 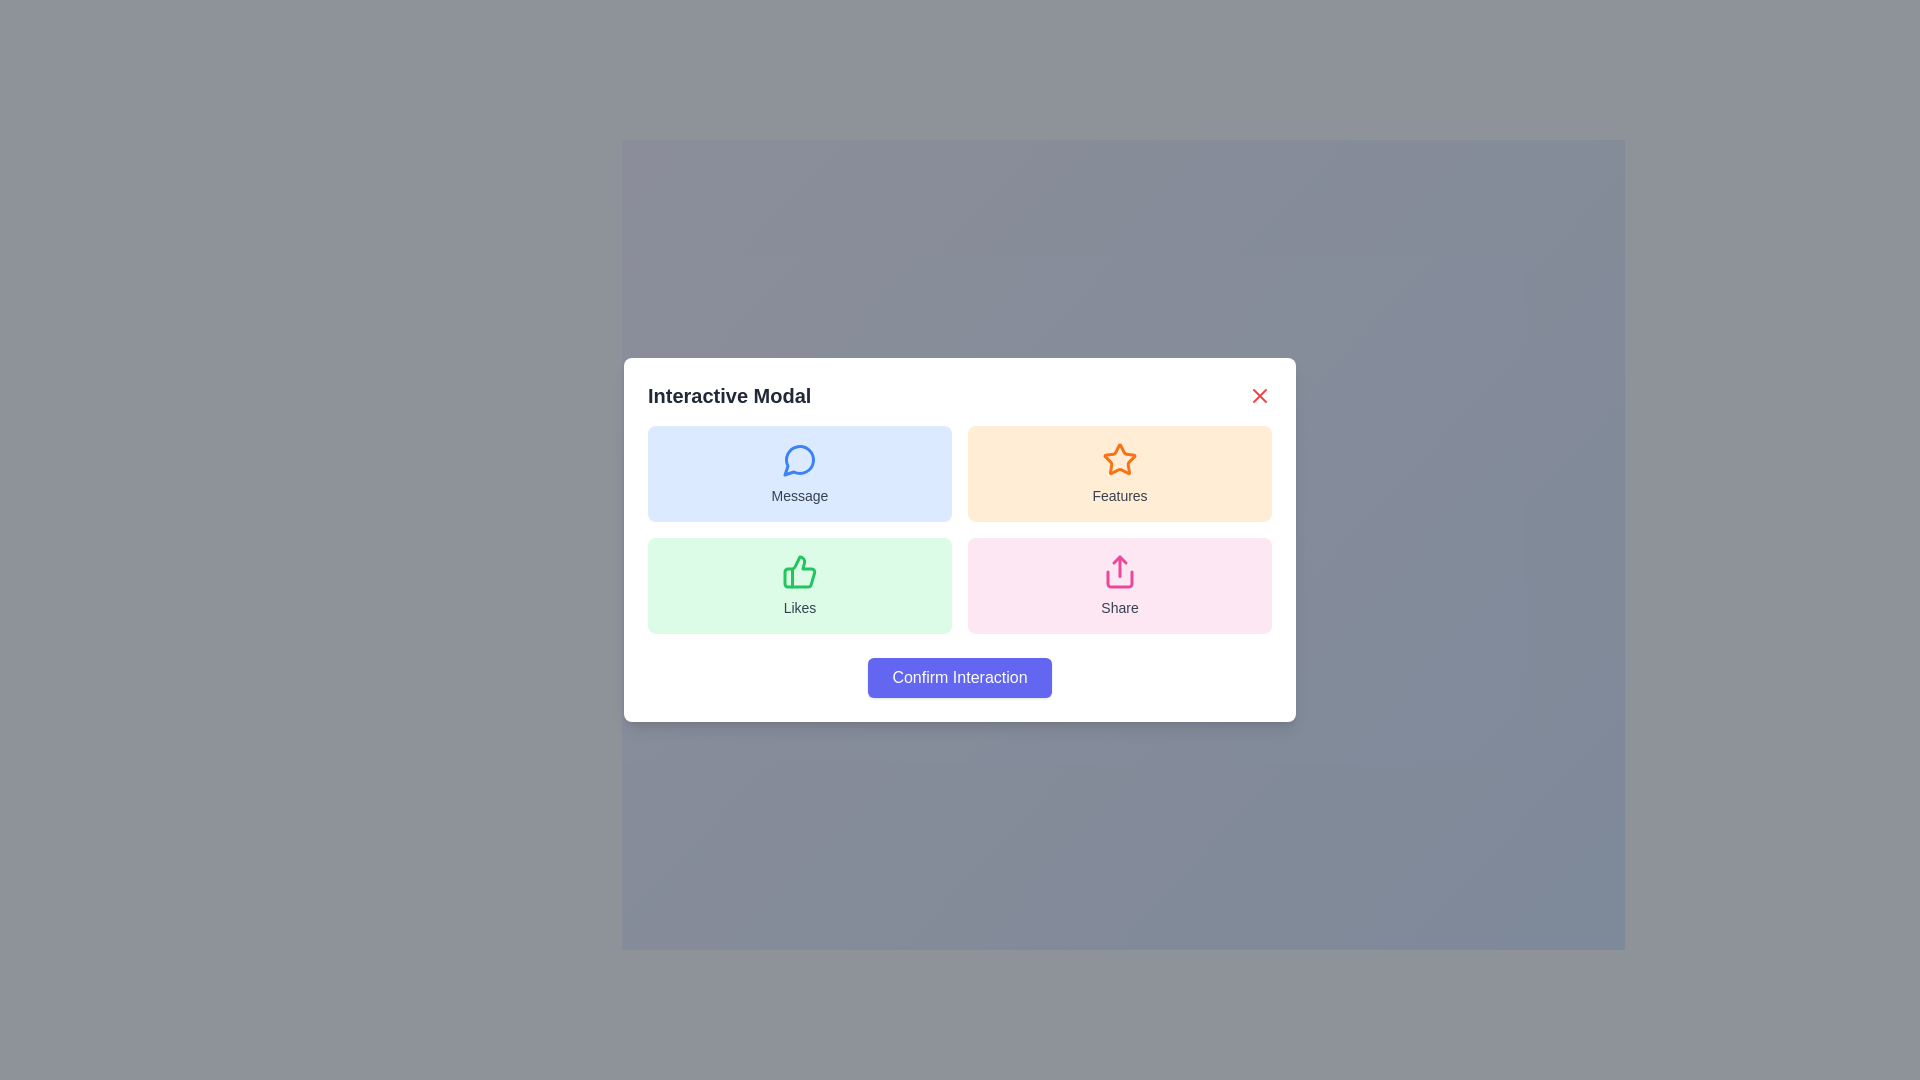 What do you see at coordinates (800, 585) in the screenshot?
I see `the informational block displaying status related to 'Likes', located below the blue 'Message' item and to the left of the pink 'Share' item` at bounding box center [800, 585].